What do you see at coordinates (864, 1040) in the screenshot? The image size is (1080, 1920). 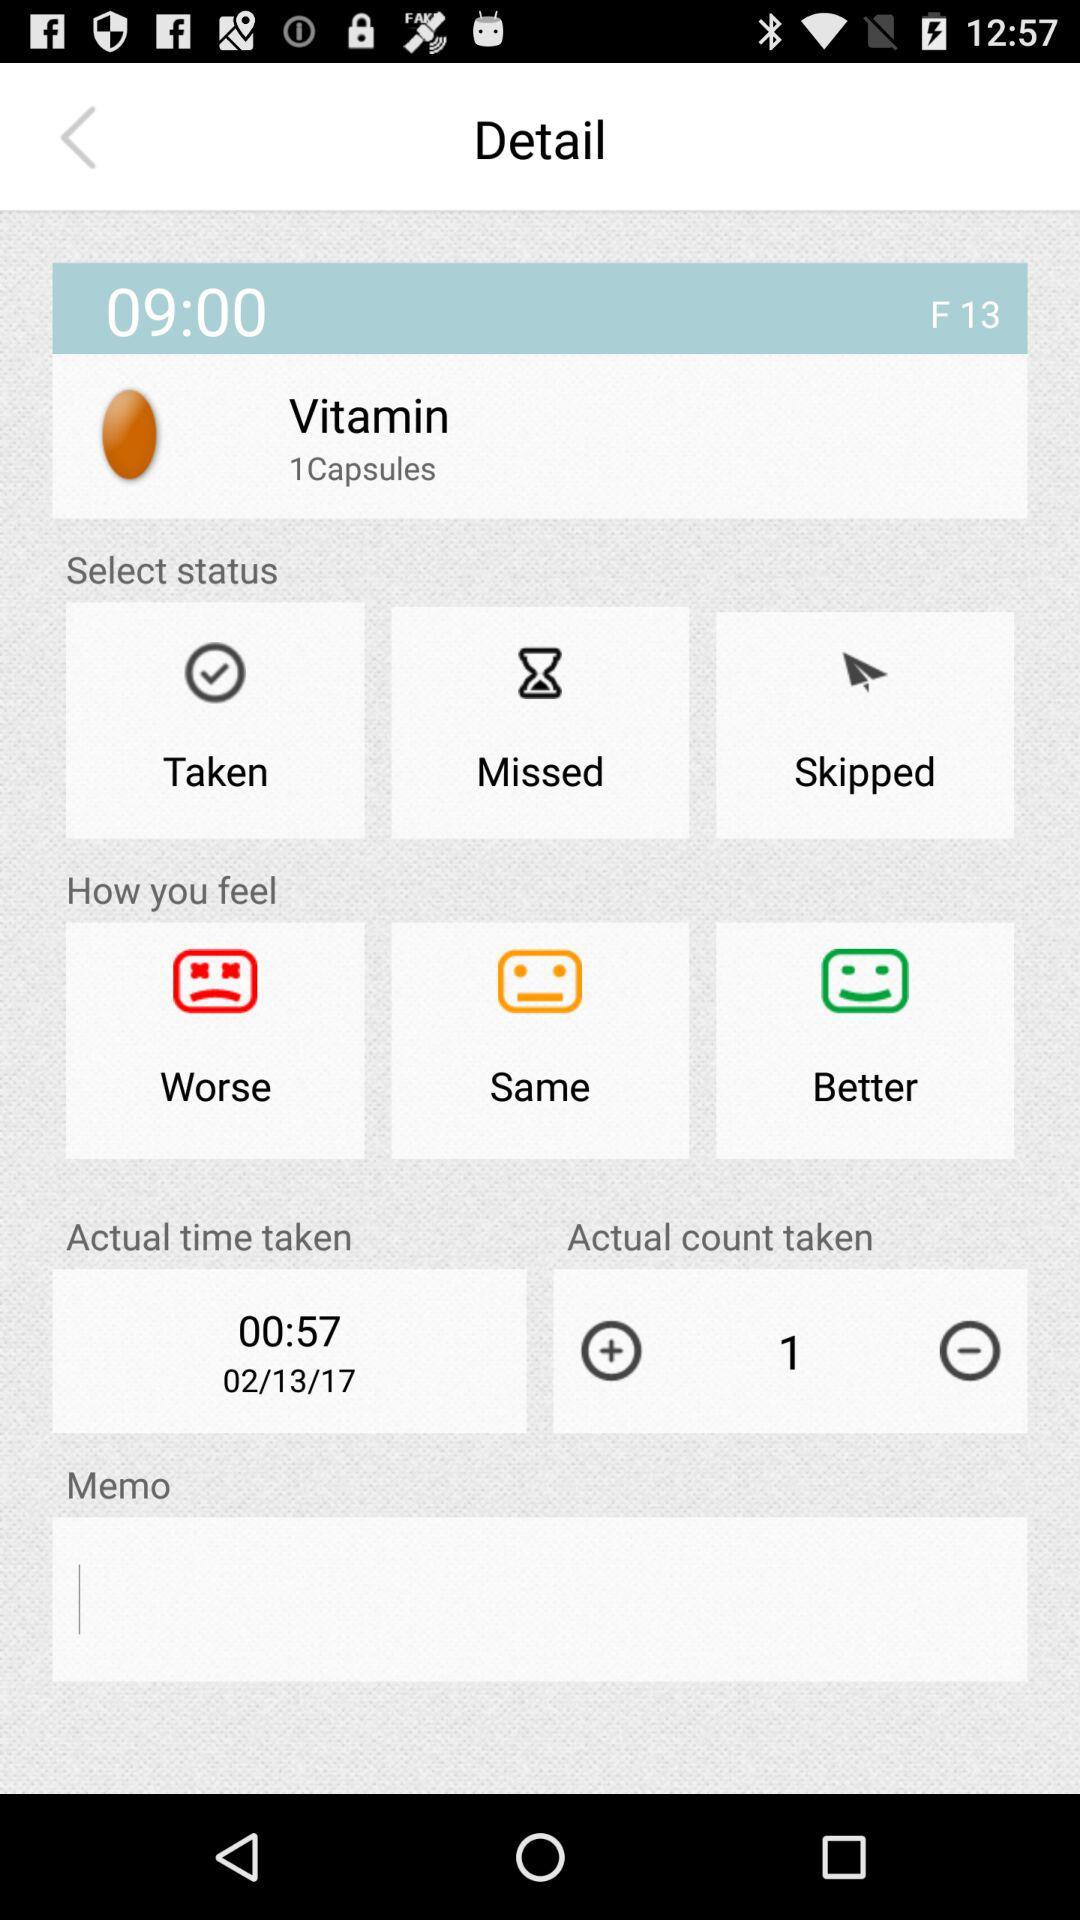 I see `better icon` at bounding box center [864, 1040].